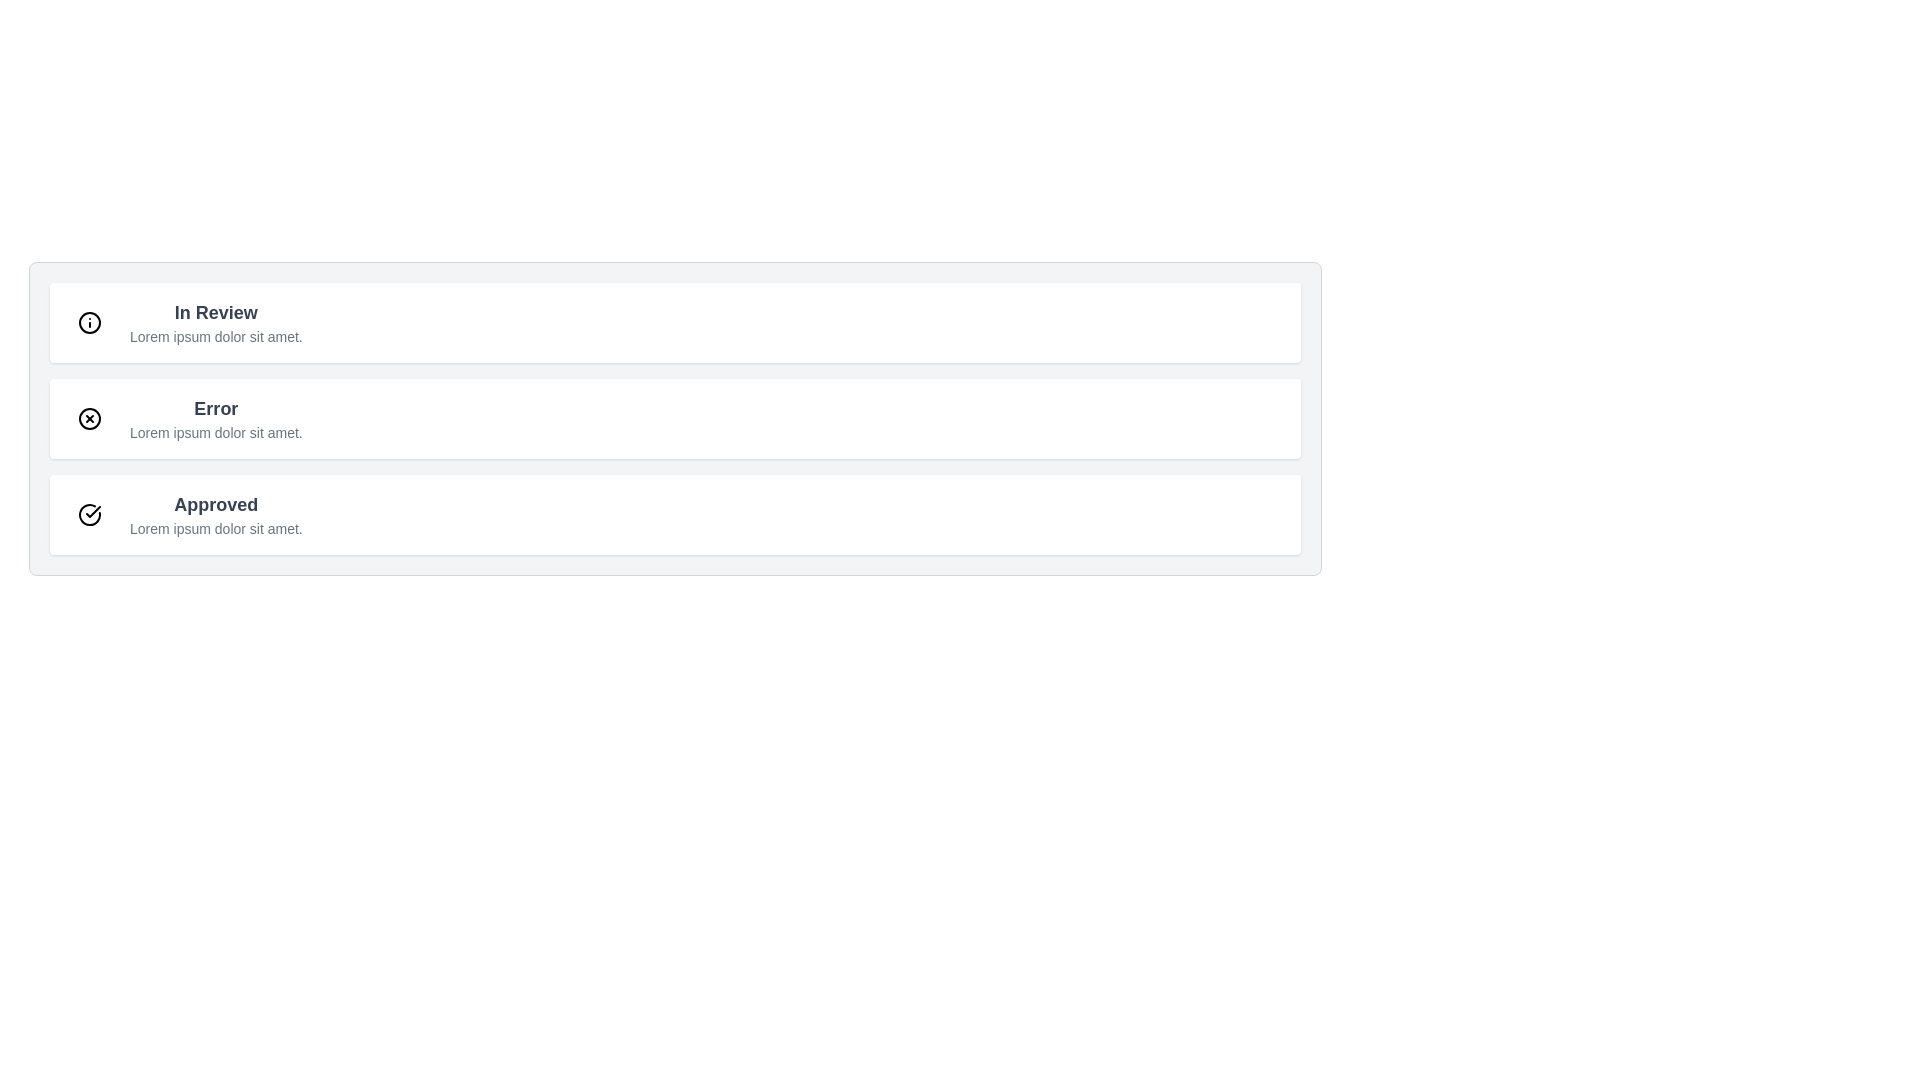 The image size is (1920, 1080). What do you see at coordinates (89, 322) in the screenshot?
I see `the small circular information icon with an encircled 'i' located to the left of the 'In Review' label for interpretive purposes` at bounding box center [89, 322].